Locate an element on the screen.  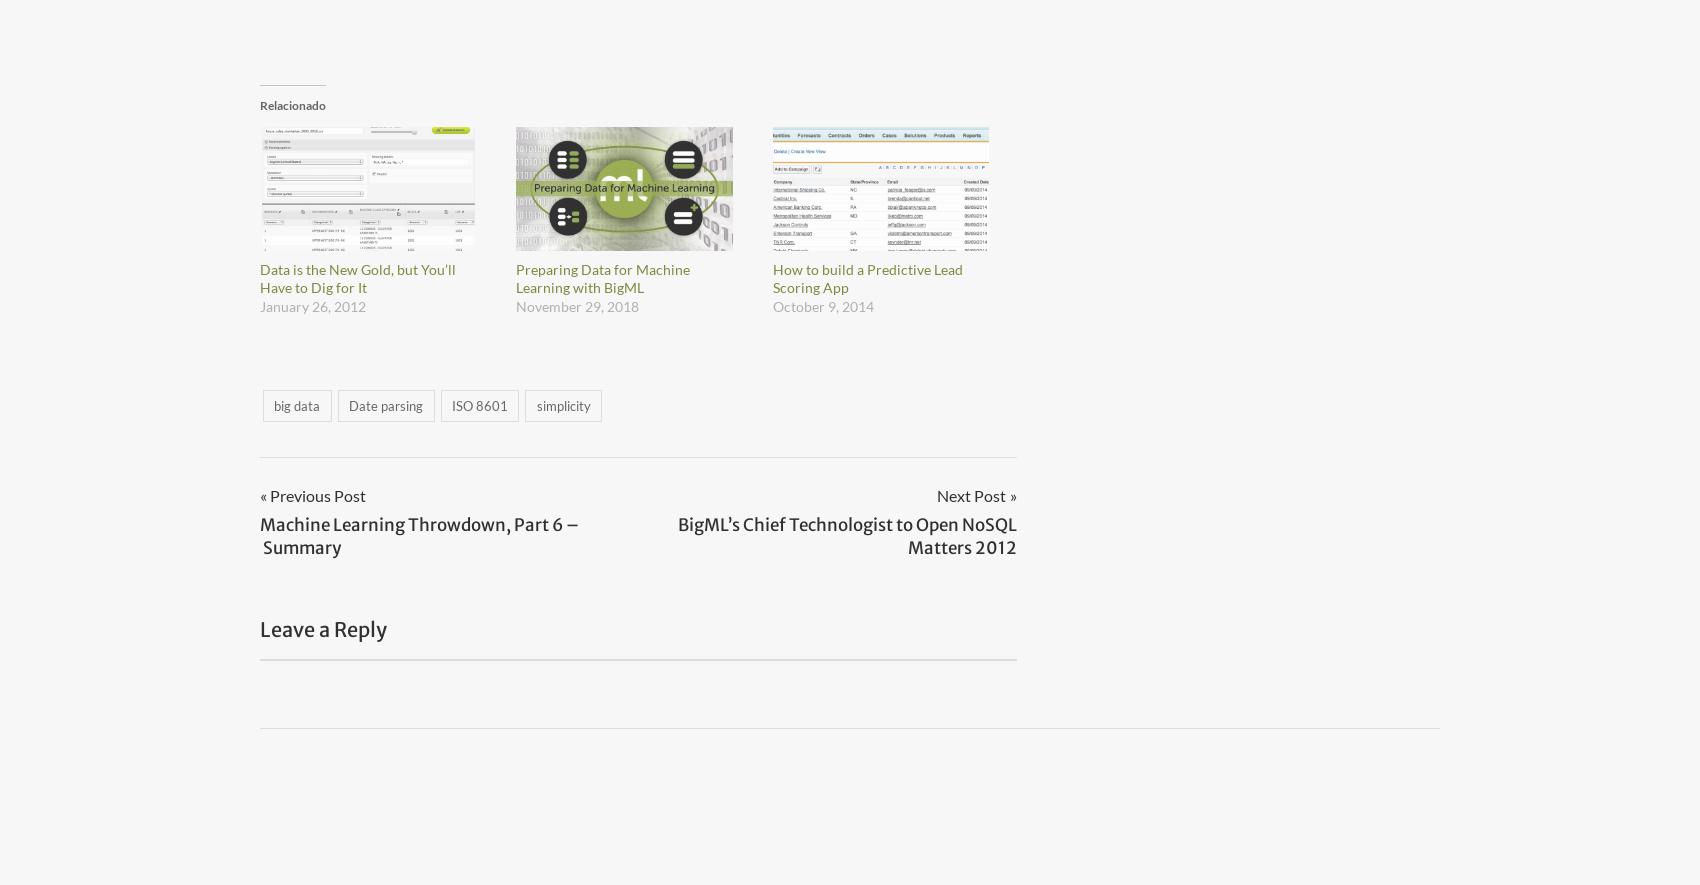
'Previous Post' is located at coordinates (318, 495).